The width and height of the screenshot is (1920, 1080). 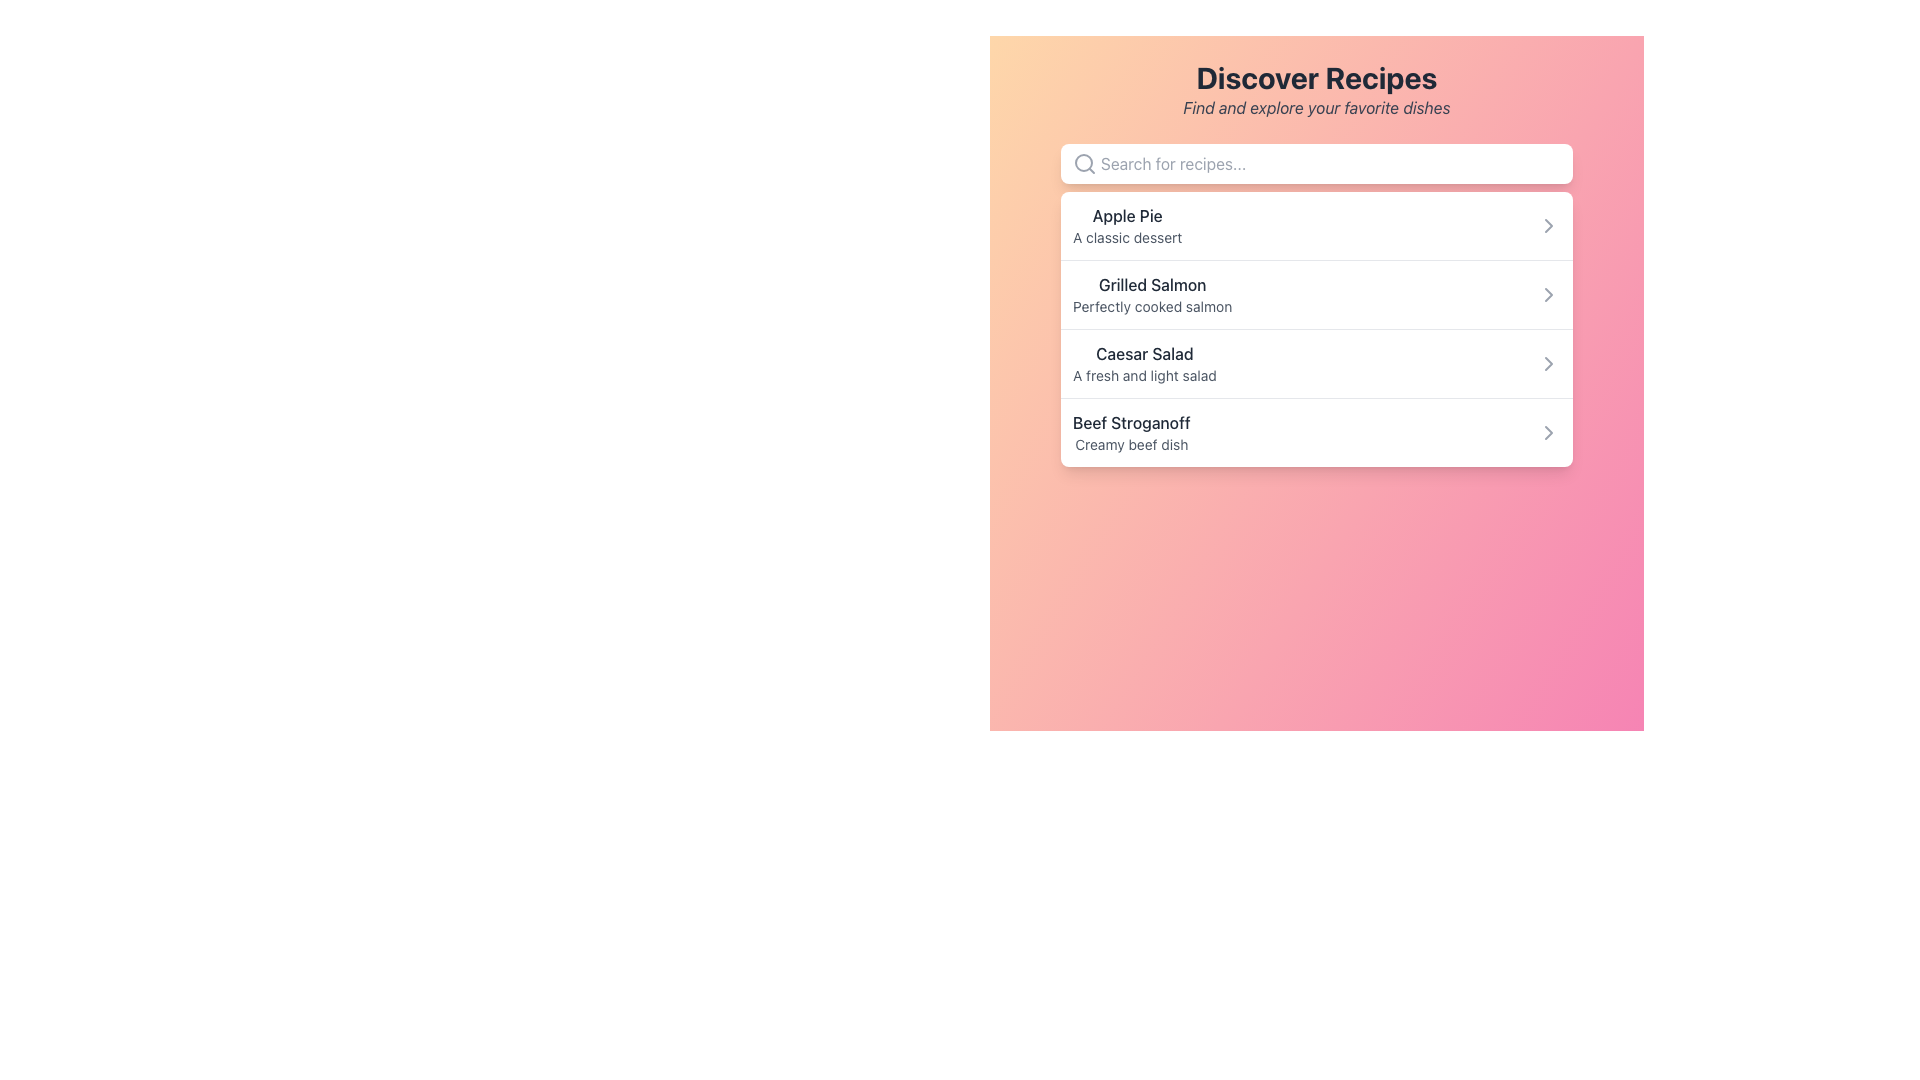 What do you see at coordinates (1548, 294) in the screenshot?
I see `the chevron icon at the right edge of the 'Grilled Salmon' list item` at bounding box center [1548, 294].